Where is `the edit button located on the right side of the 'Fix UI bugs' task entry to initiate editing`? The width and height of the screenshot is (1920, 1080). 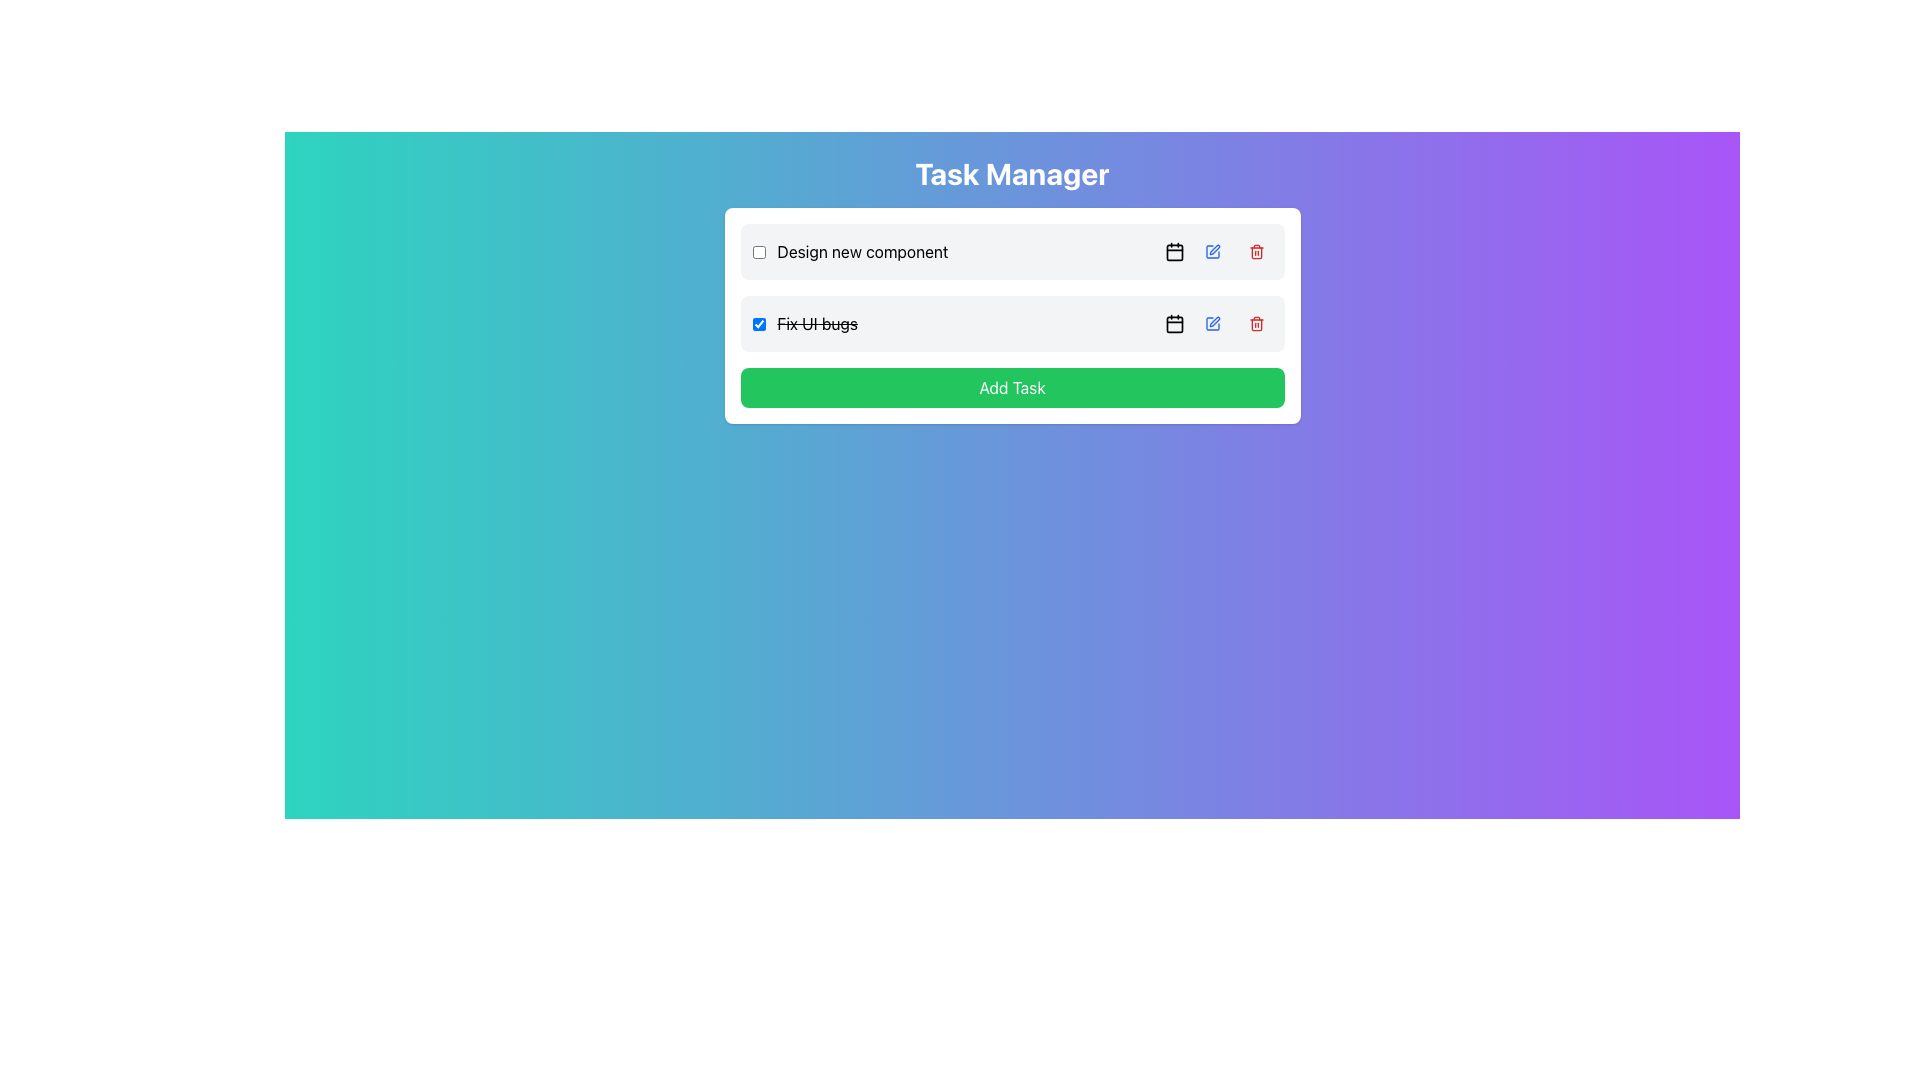
the edit button located on the right side of the 'Fix UI bugs' task entry to initiate editing is located at coordinates (1211, 323).